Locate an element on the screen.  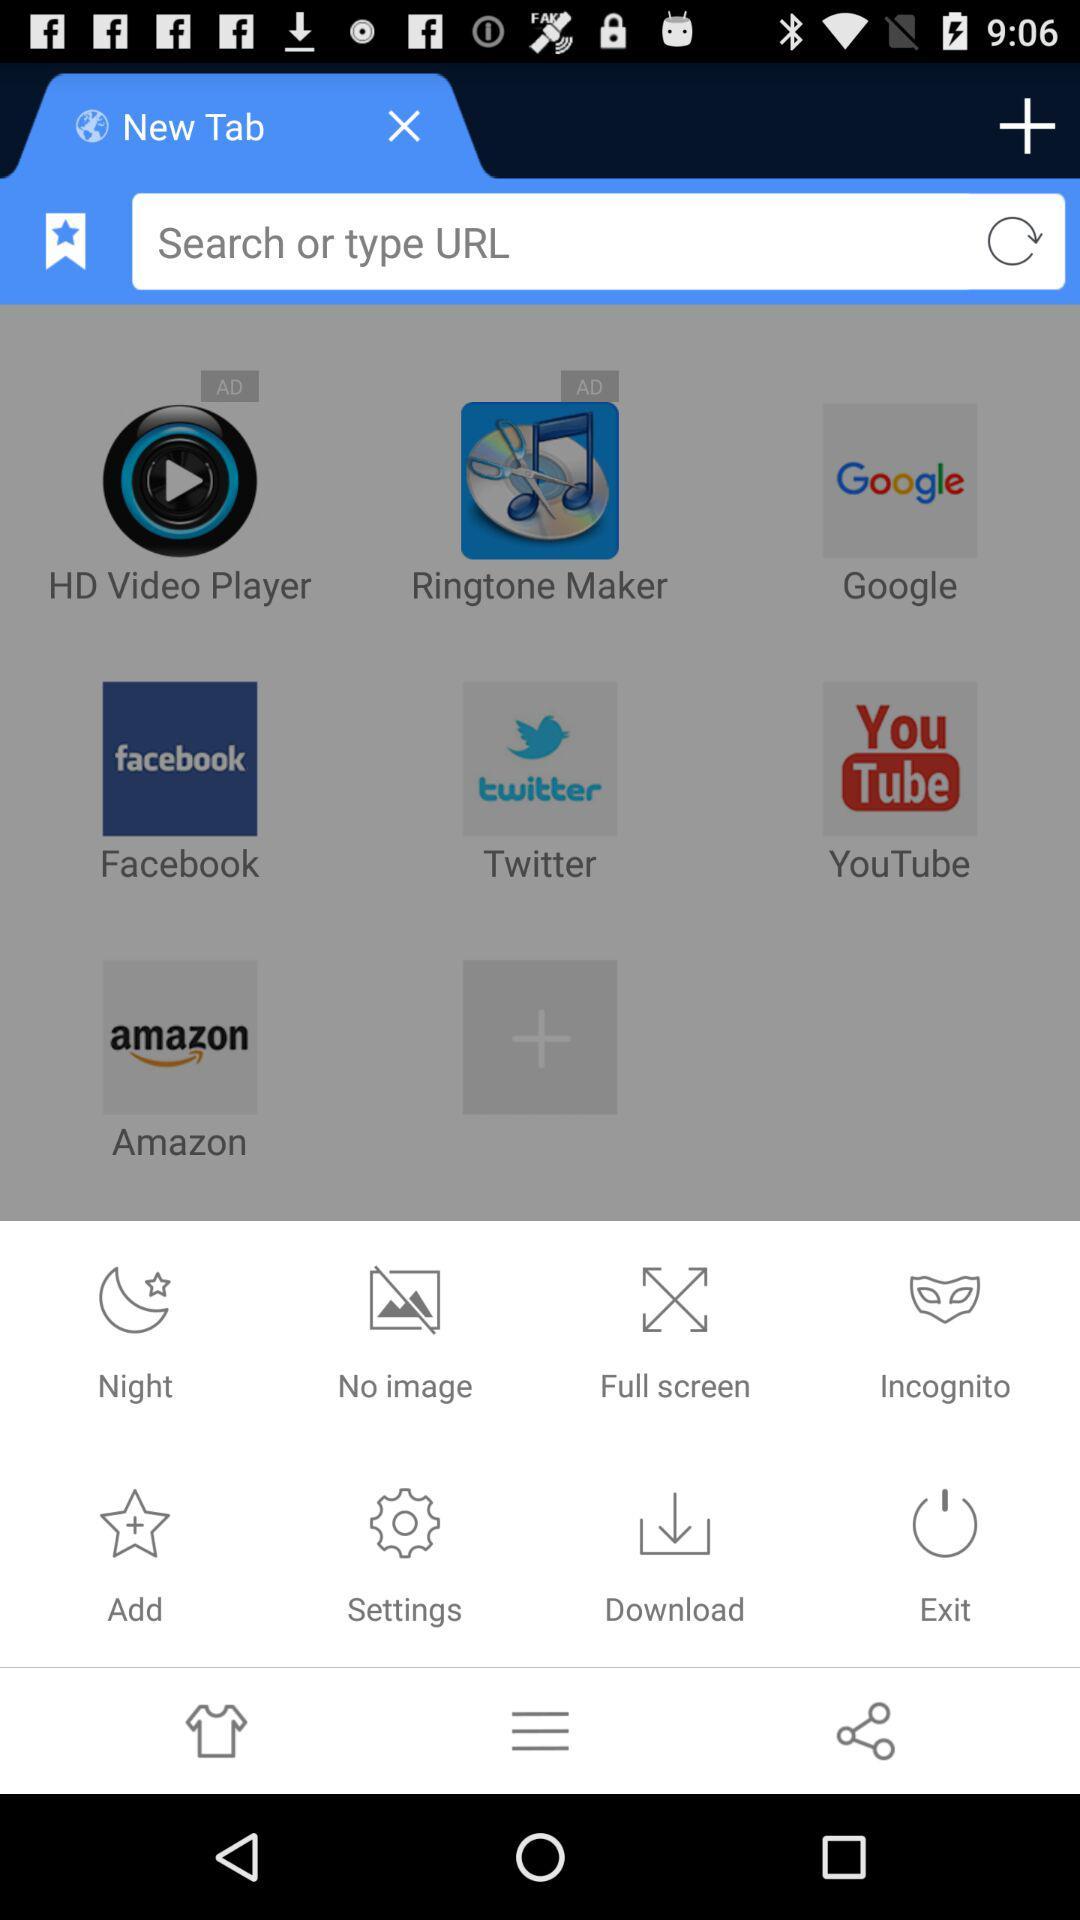
the add icon is located at coordinates (1027, 133).